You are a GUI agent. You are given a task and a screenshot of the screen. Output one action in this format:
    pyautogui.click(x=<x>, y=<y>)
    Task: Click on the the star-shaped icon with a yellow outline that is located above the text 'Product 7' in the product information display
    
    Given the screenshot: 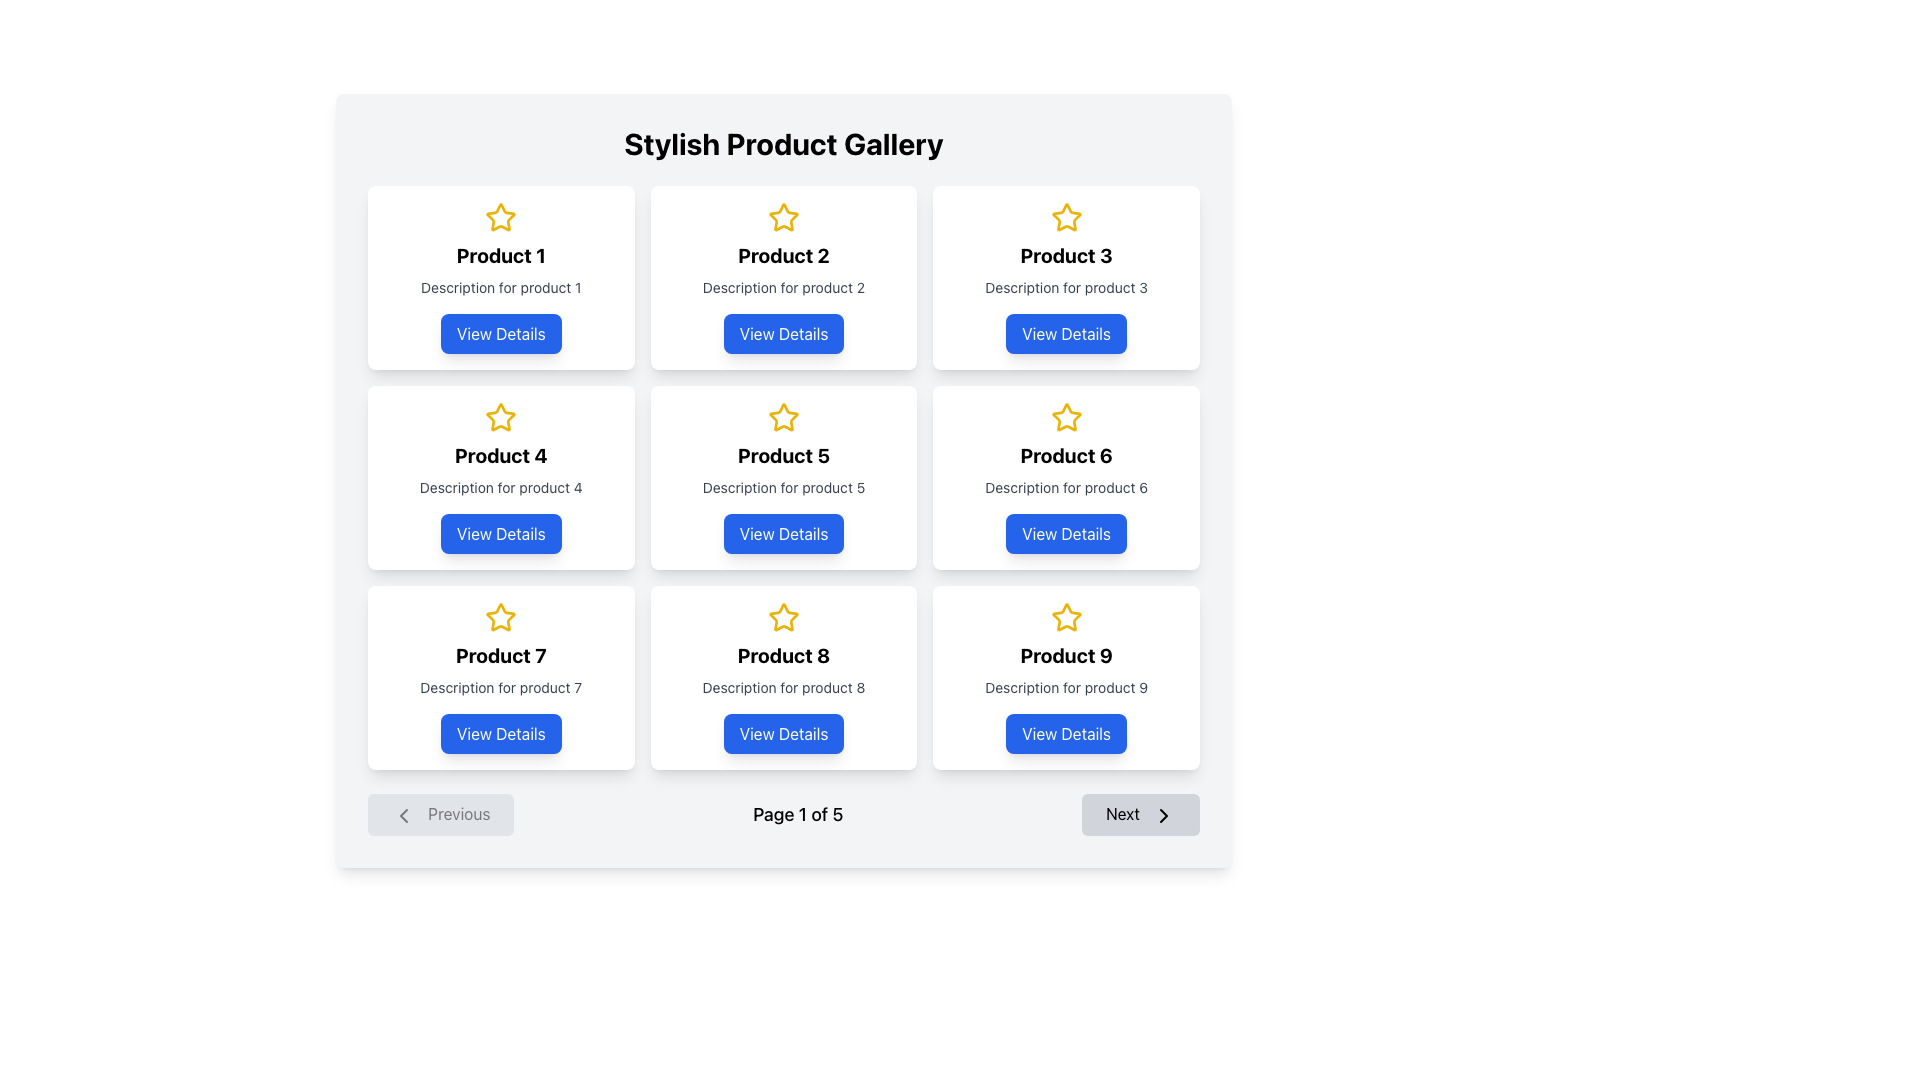 What is the action you would take?
    pyautogui.click(x=501, y=616)
    